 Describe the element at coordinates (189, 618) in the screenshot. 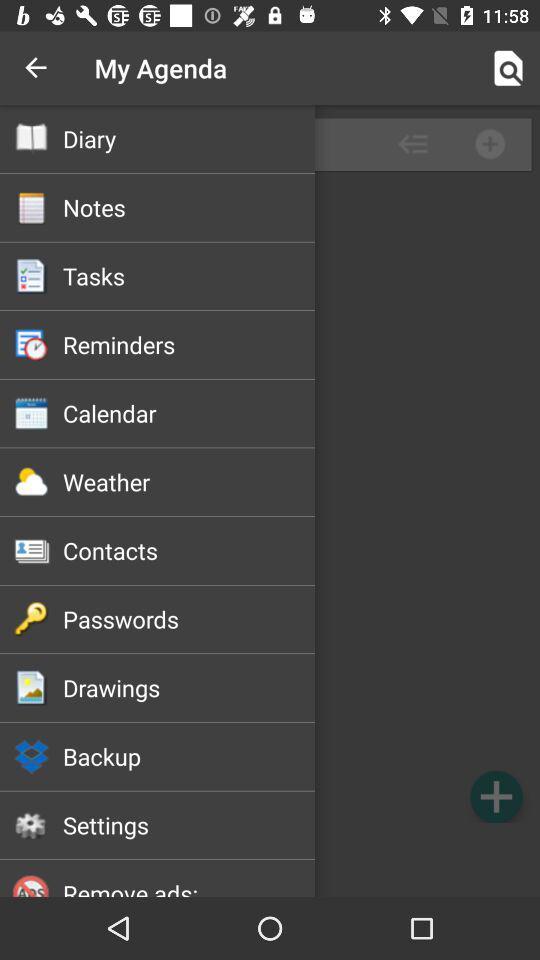

I see `item above the drawings item` at that location.